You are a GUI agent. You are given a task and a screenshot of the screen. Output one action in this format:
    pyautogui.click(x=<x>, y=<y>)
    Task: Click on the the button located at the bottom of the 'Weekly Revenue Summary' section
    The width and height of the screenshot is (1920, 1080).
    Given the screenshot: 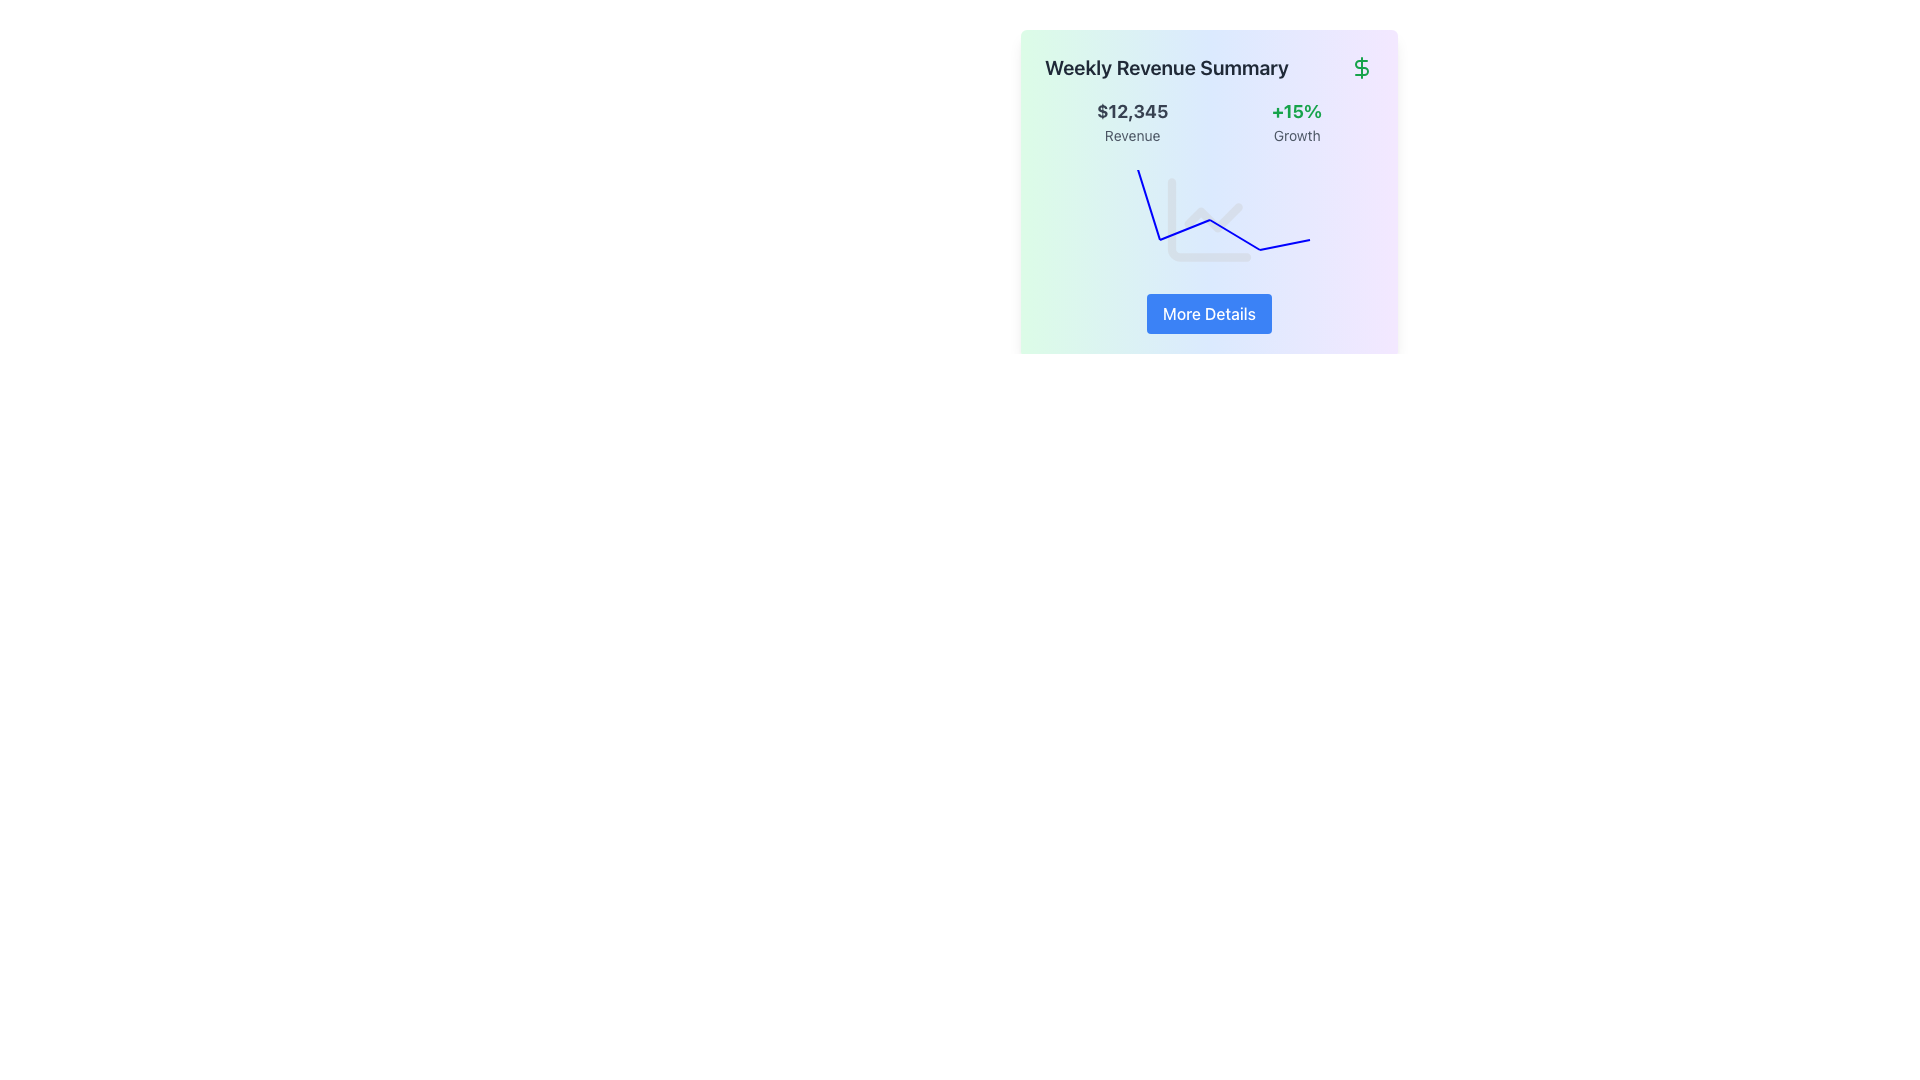 What is the action you would take?
    pyautogui.click(x=1208, y=313)
    